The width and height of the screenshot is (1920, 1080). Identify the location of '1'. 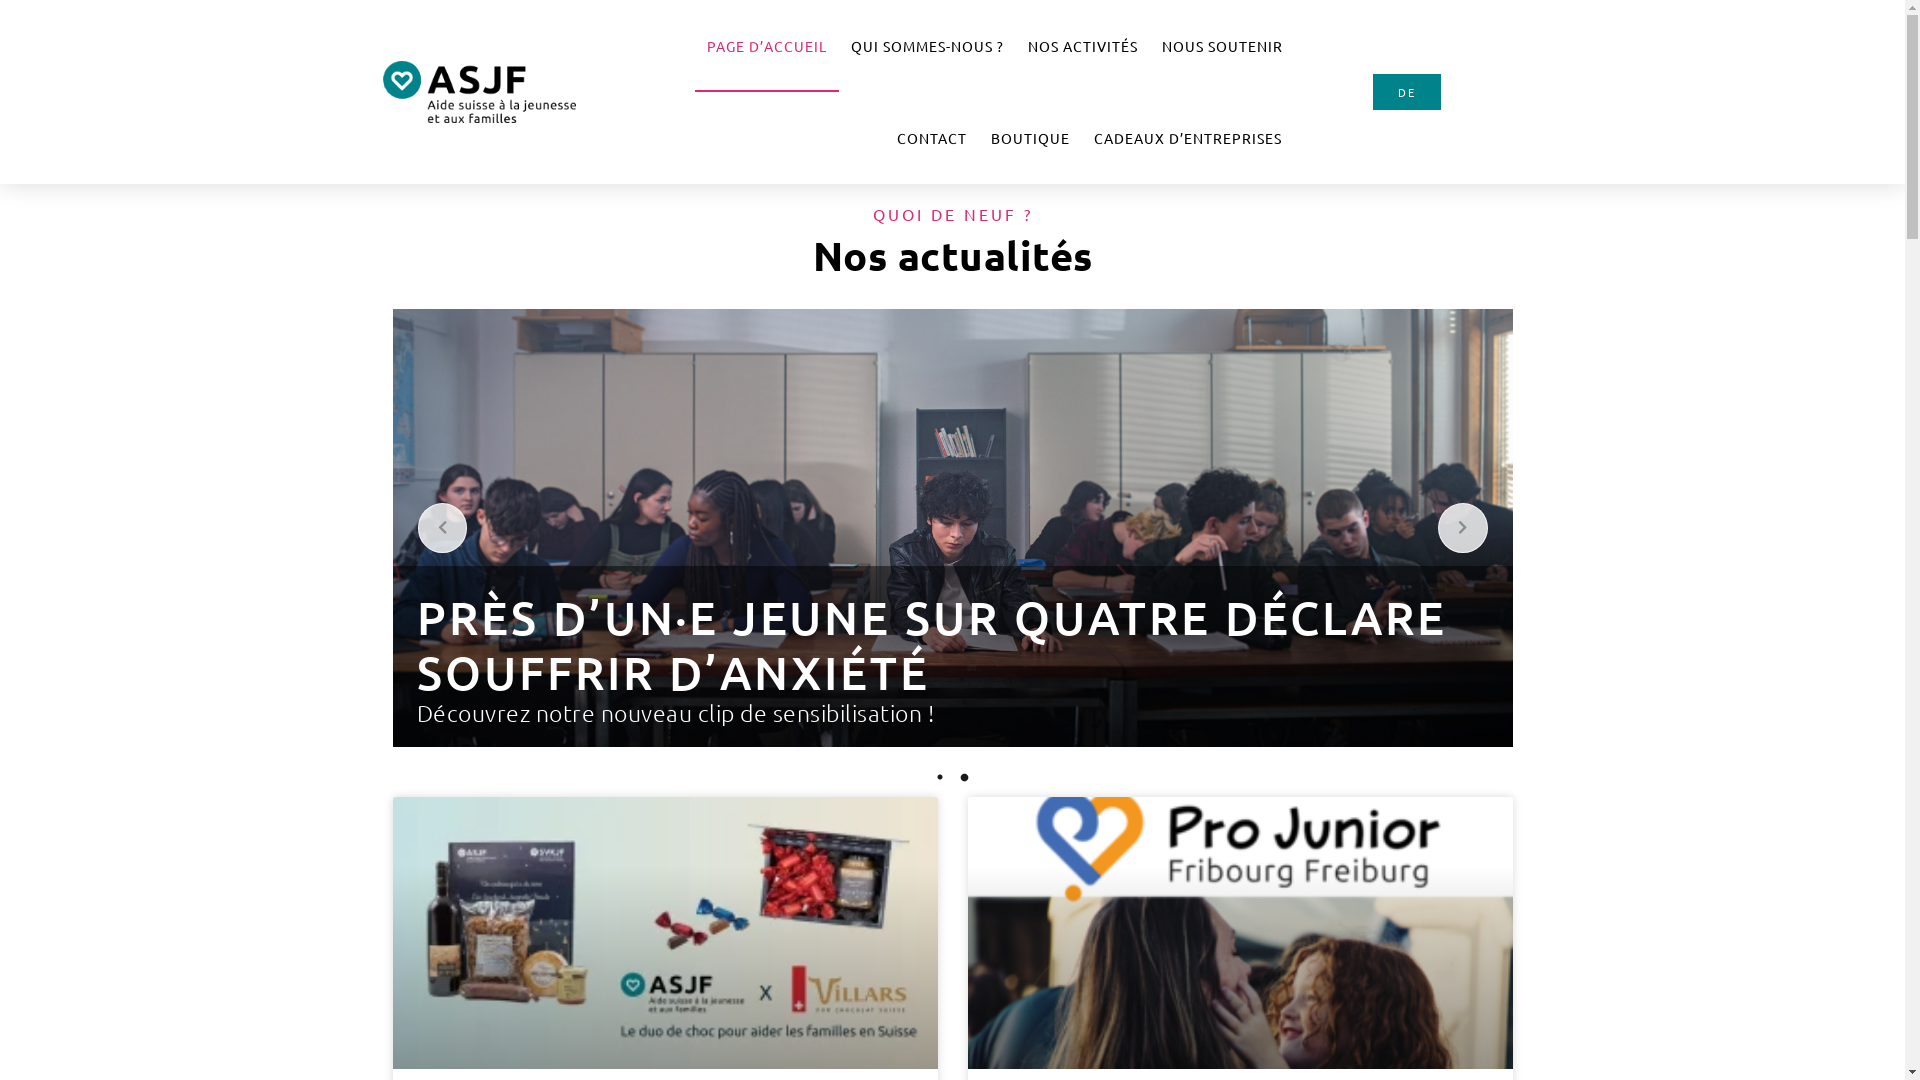
(939, 775).